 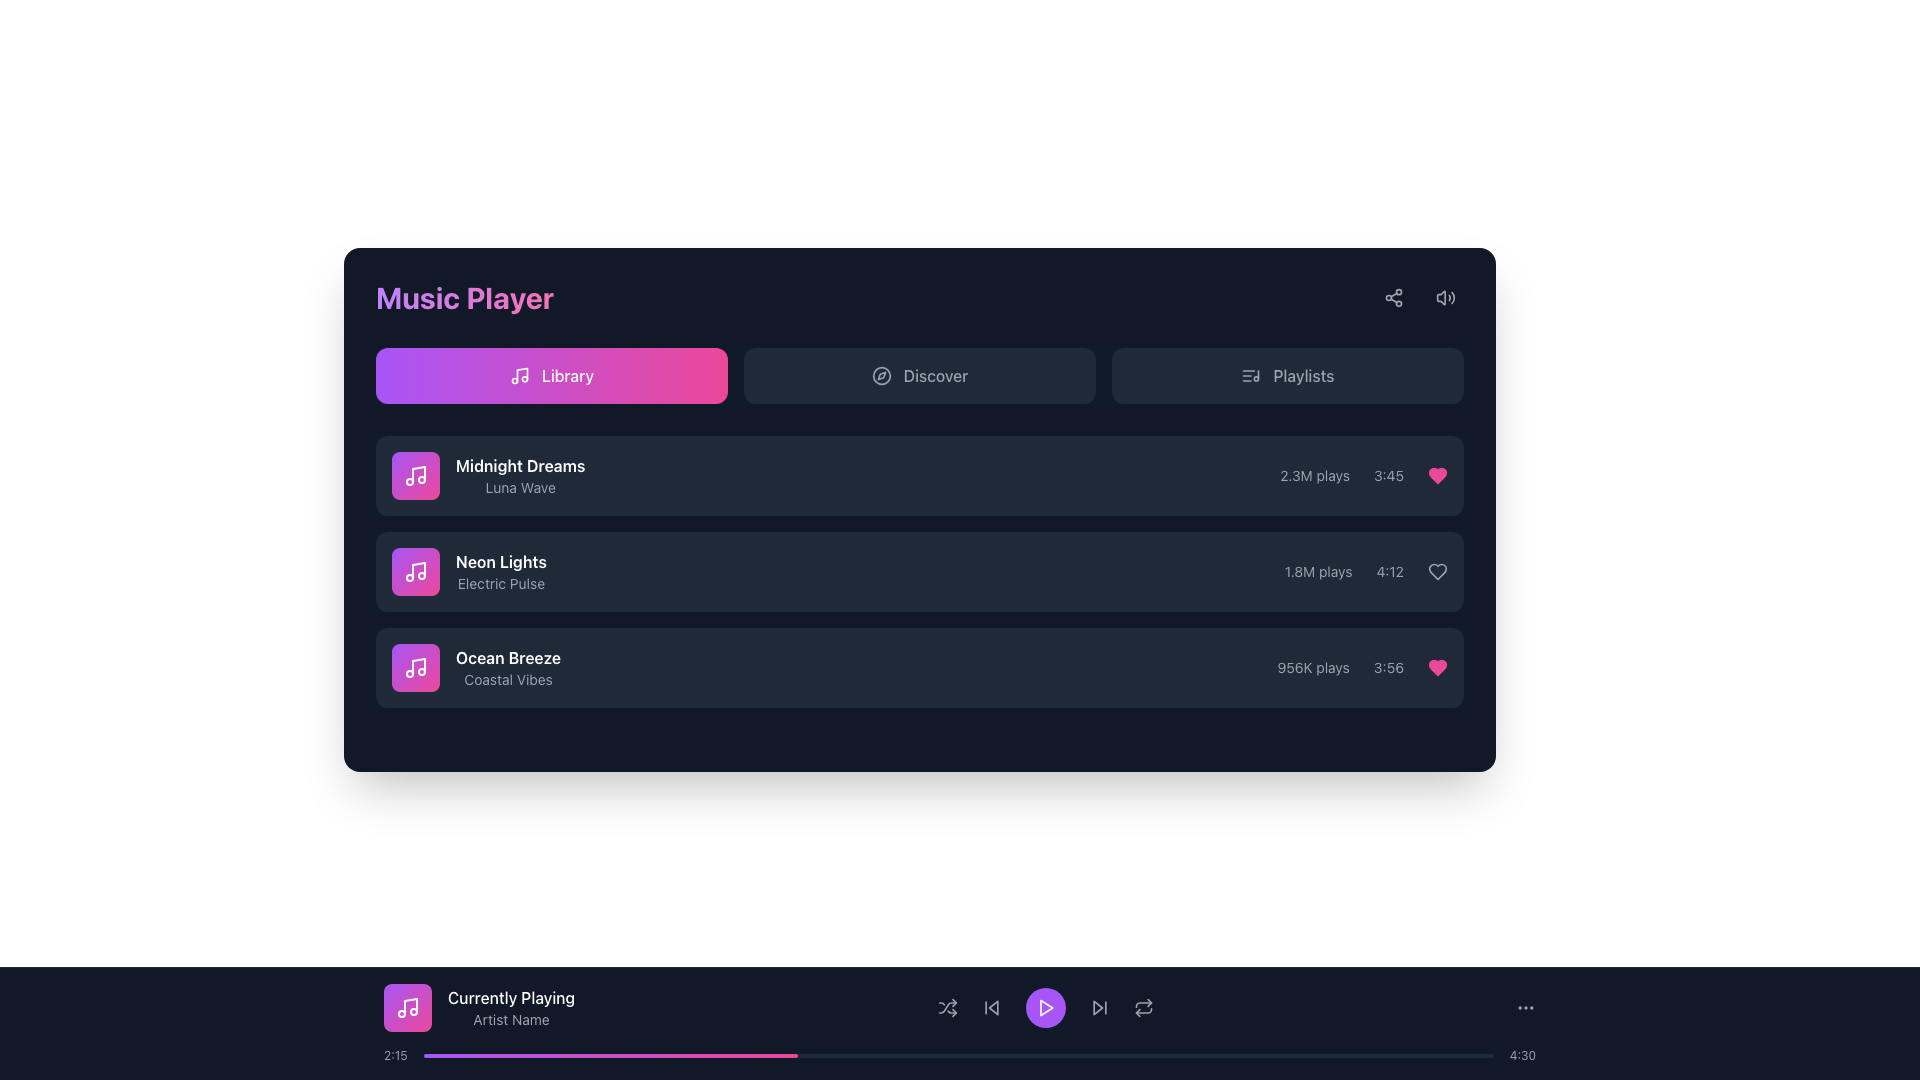 What do you see at coordinates (919, 667) in the screenshot?
I see `the list item titled 'Ocean Breeze' in the playlist` at bounding box center [919, 667].